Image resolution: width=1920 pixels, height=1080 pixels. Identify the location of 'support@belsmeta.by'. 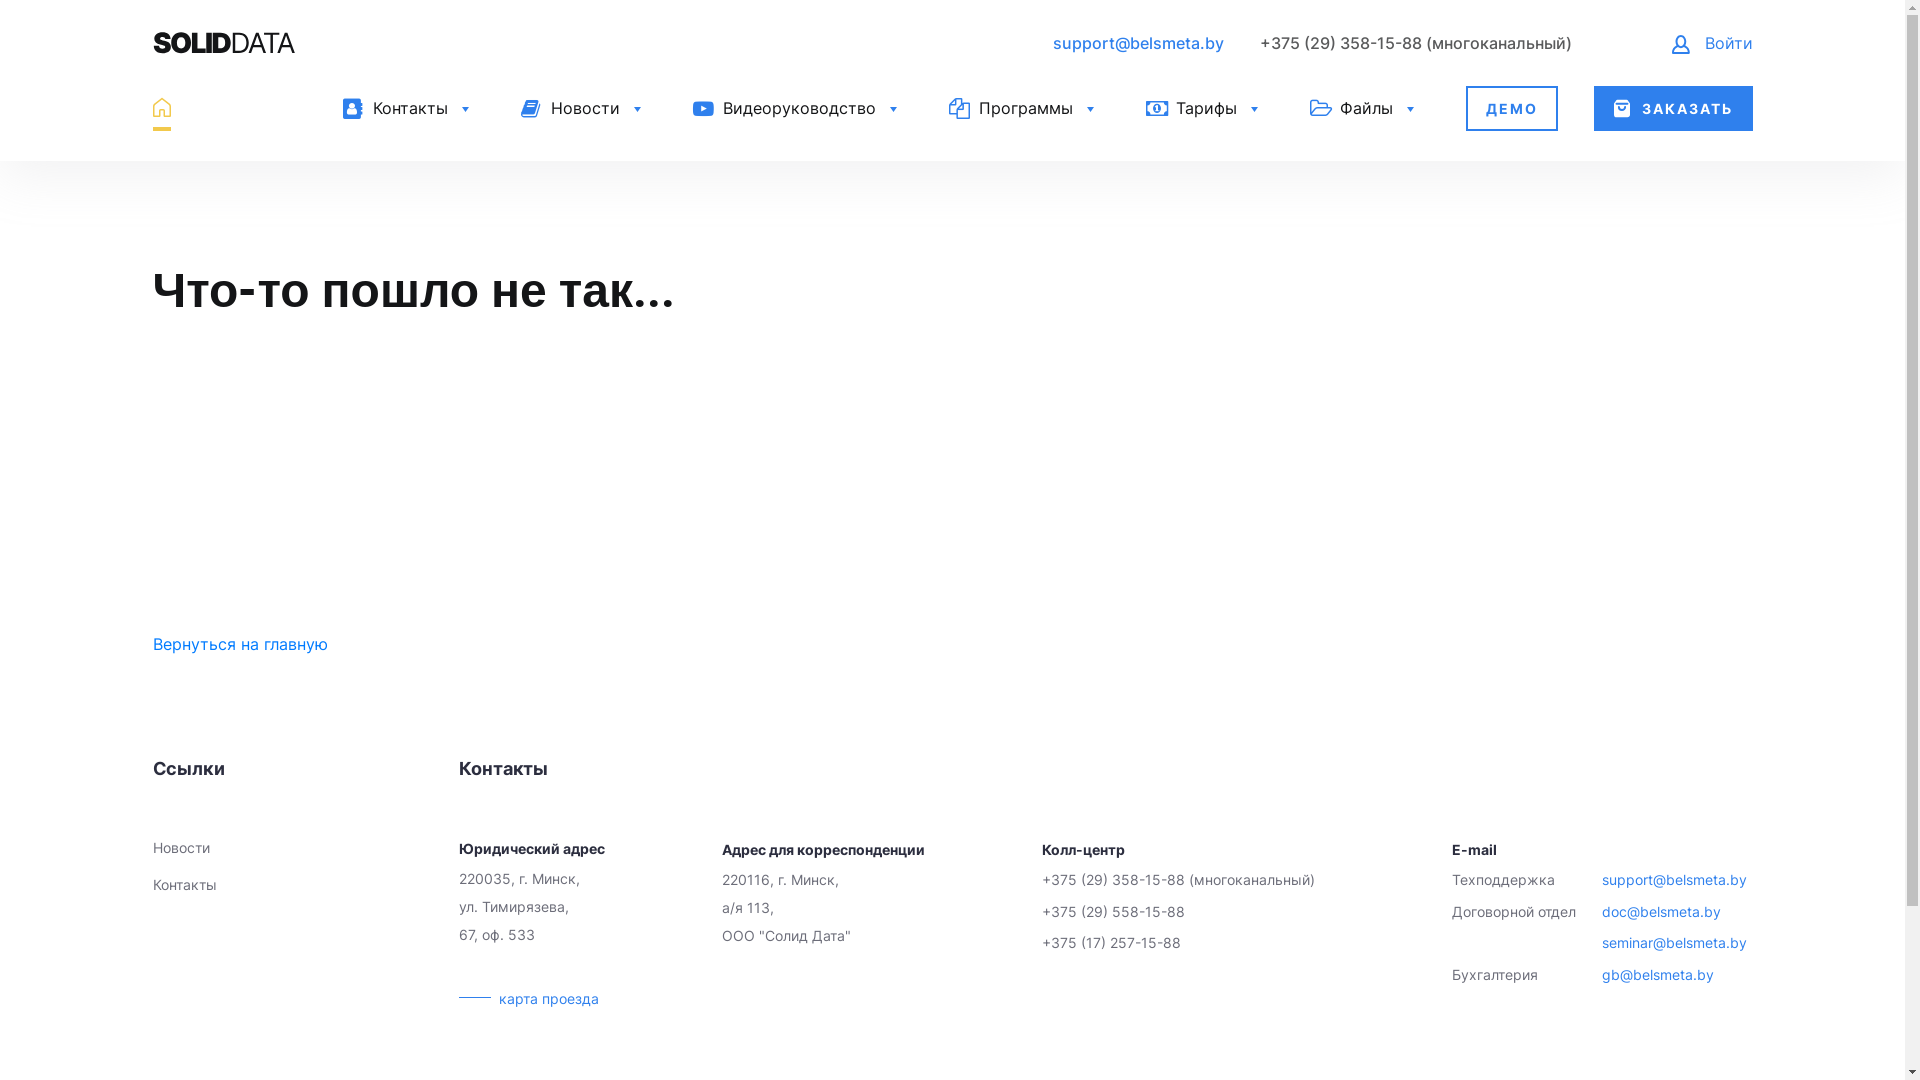
(1137, 42).